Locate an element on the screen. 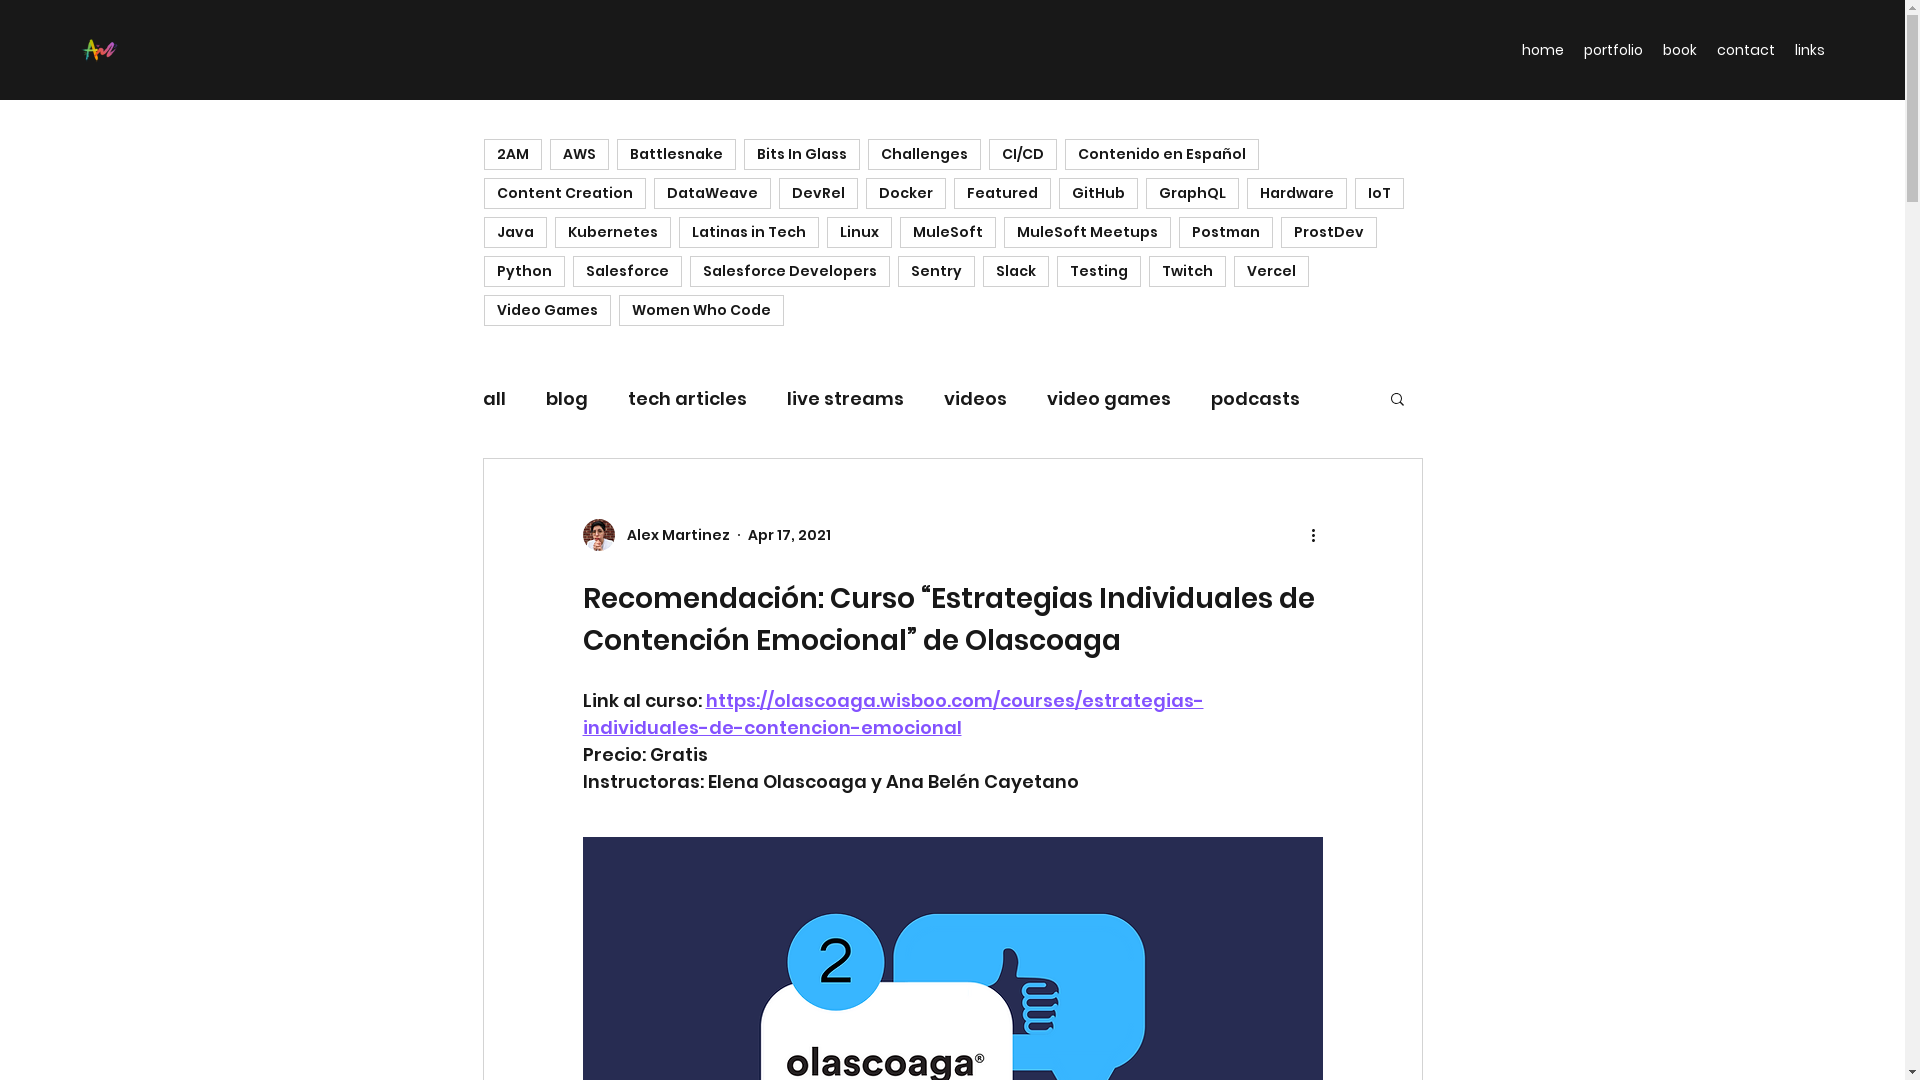 The height and width of the screenshot is (1080, 1920). 'portfolio' is located at coordinates (1613, 49).